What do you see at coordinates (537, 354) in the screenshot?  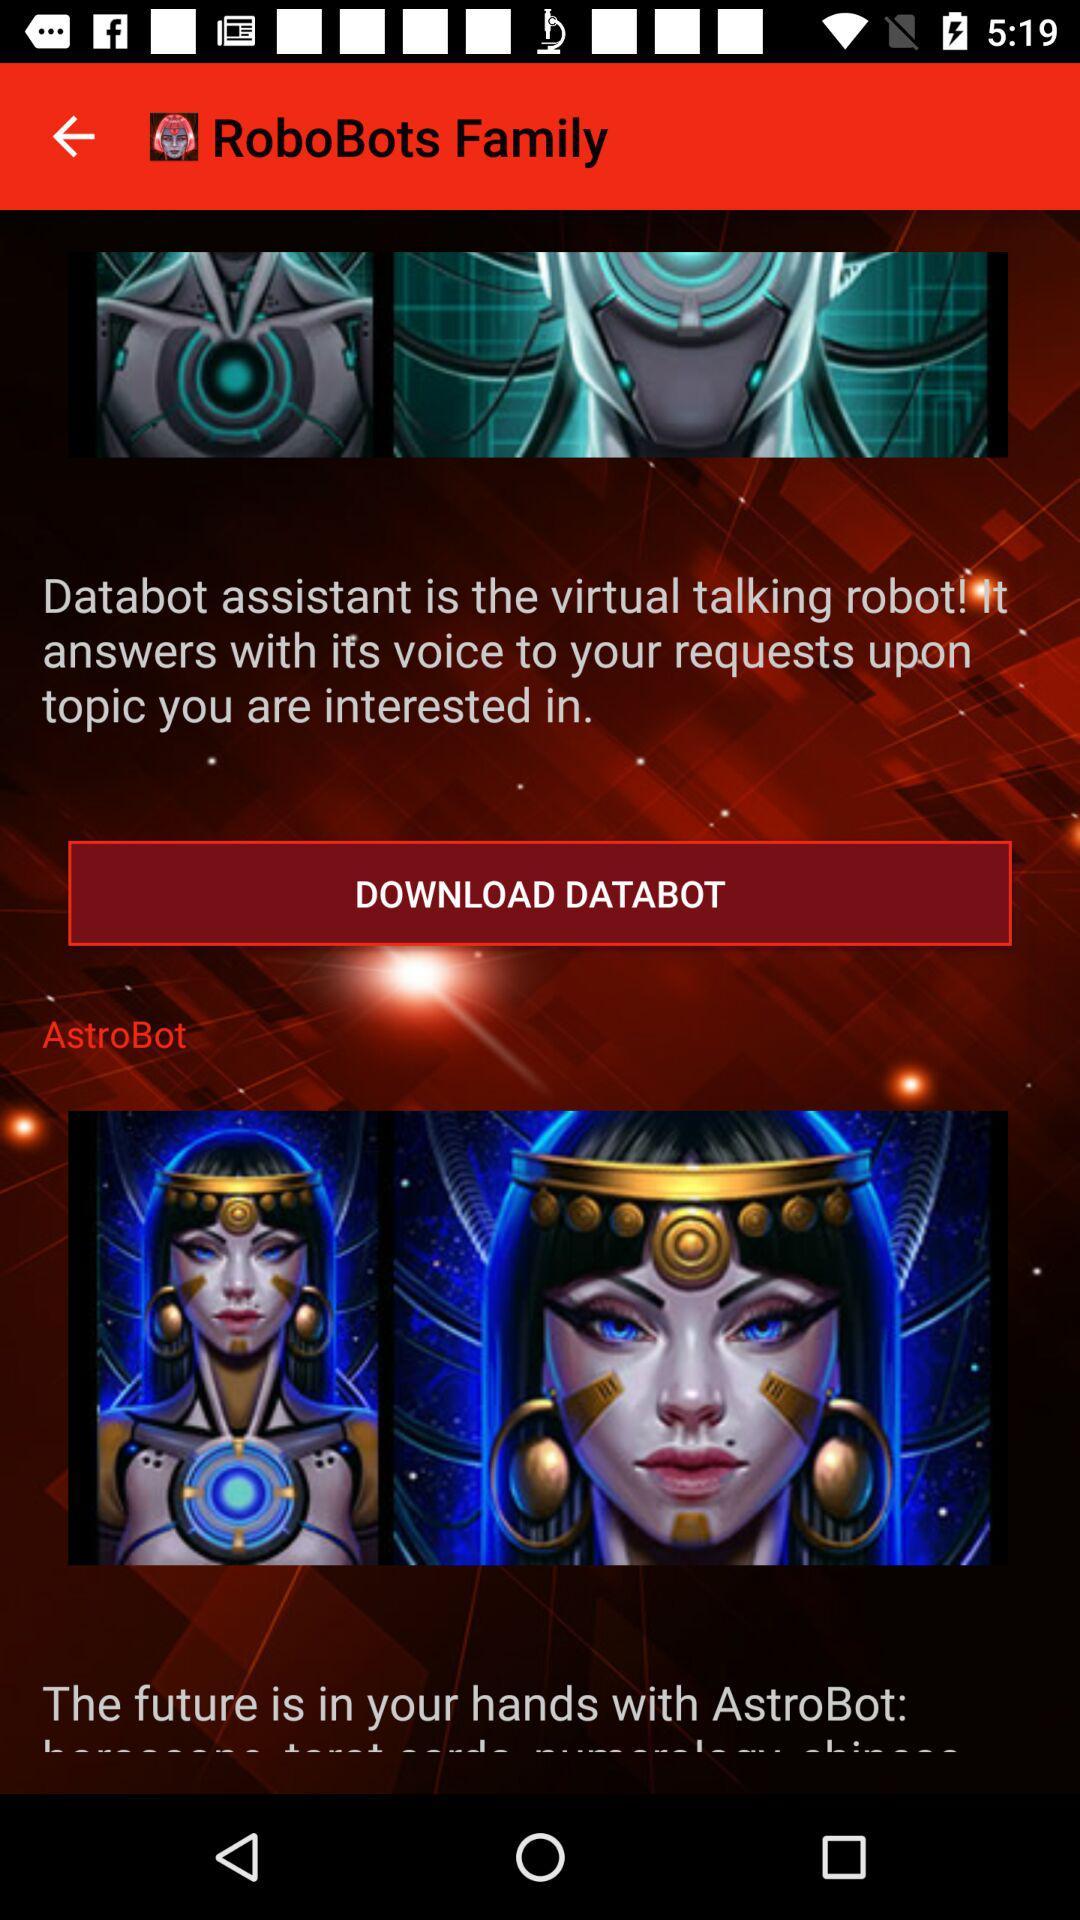 I see `game page` at bounding box center [537, 354].